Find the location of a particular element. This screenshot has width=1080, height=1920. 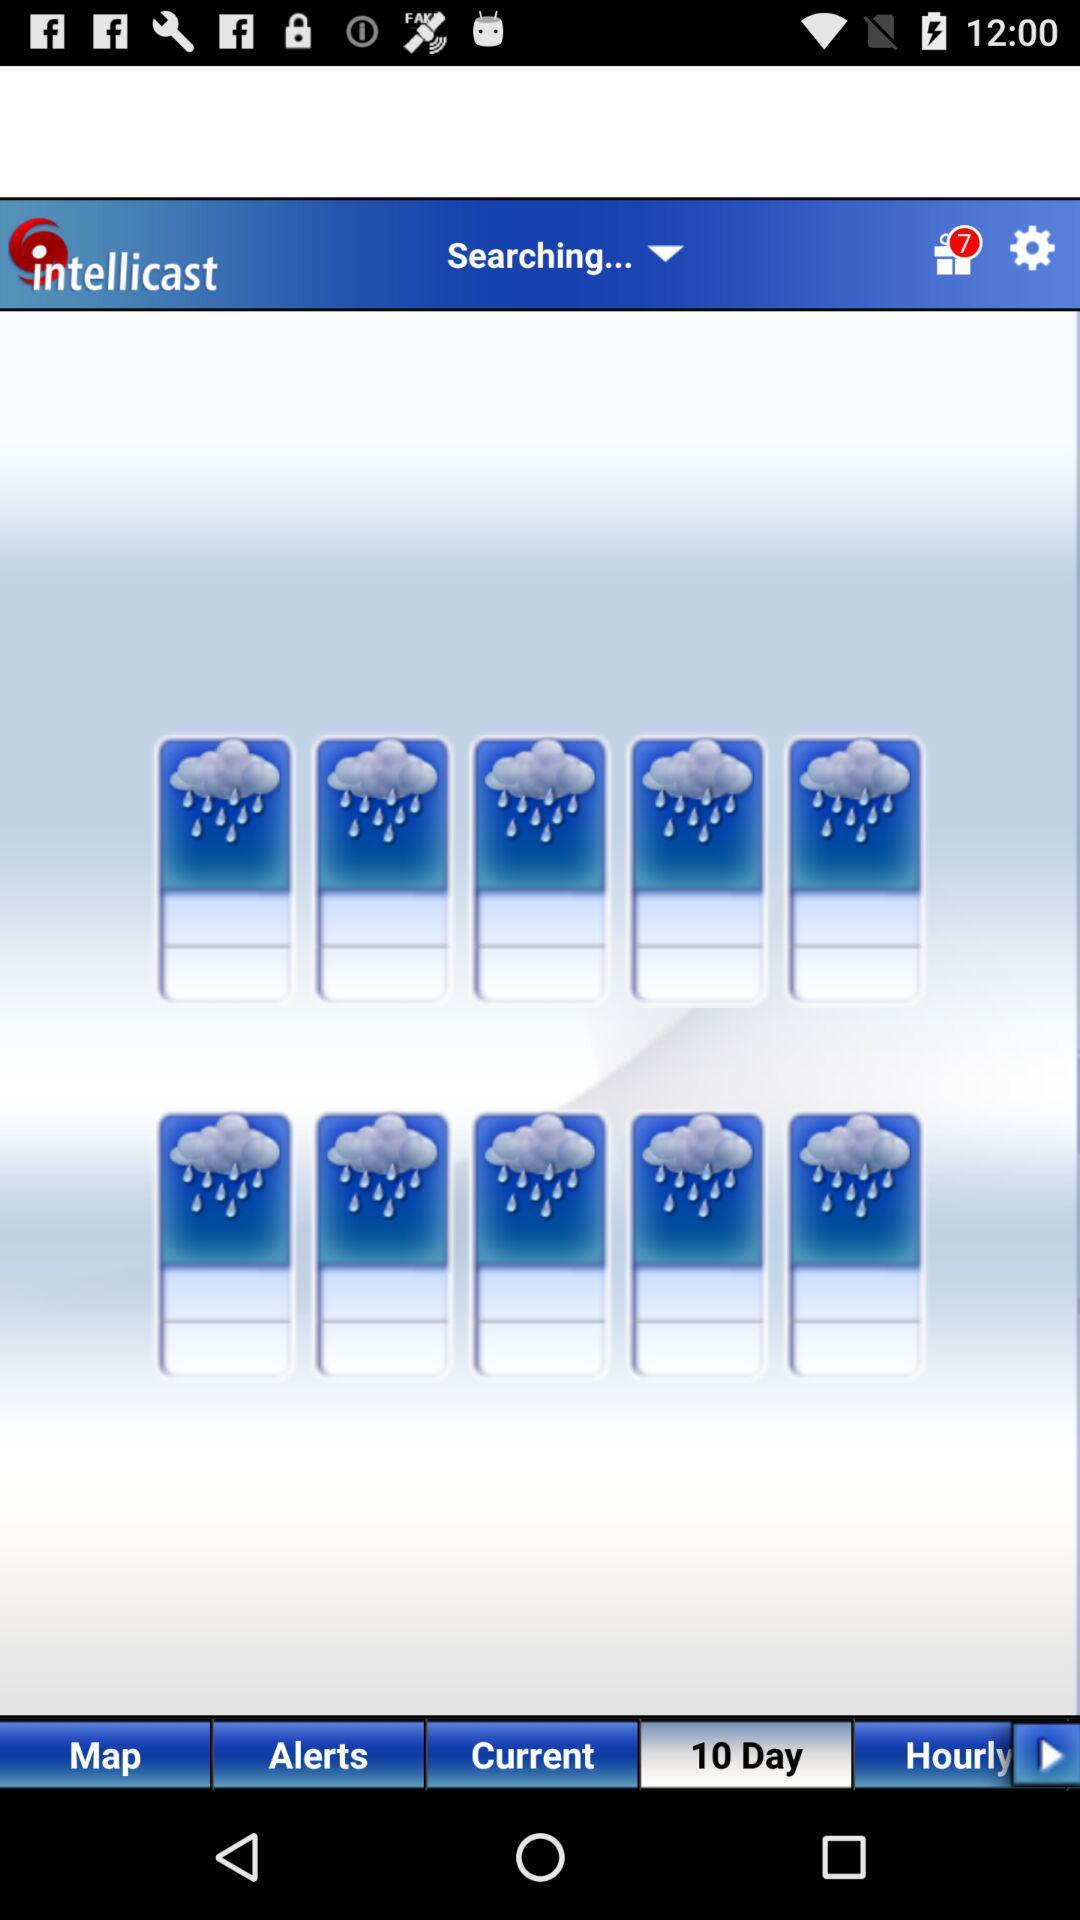

the third image in the second row is located at coordinates (538, 1163).